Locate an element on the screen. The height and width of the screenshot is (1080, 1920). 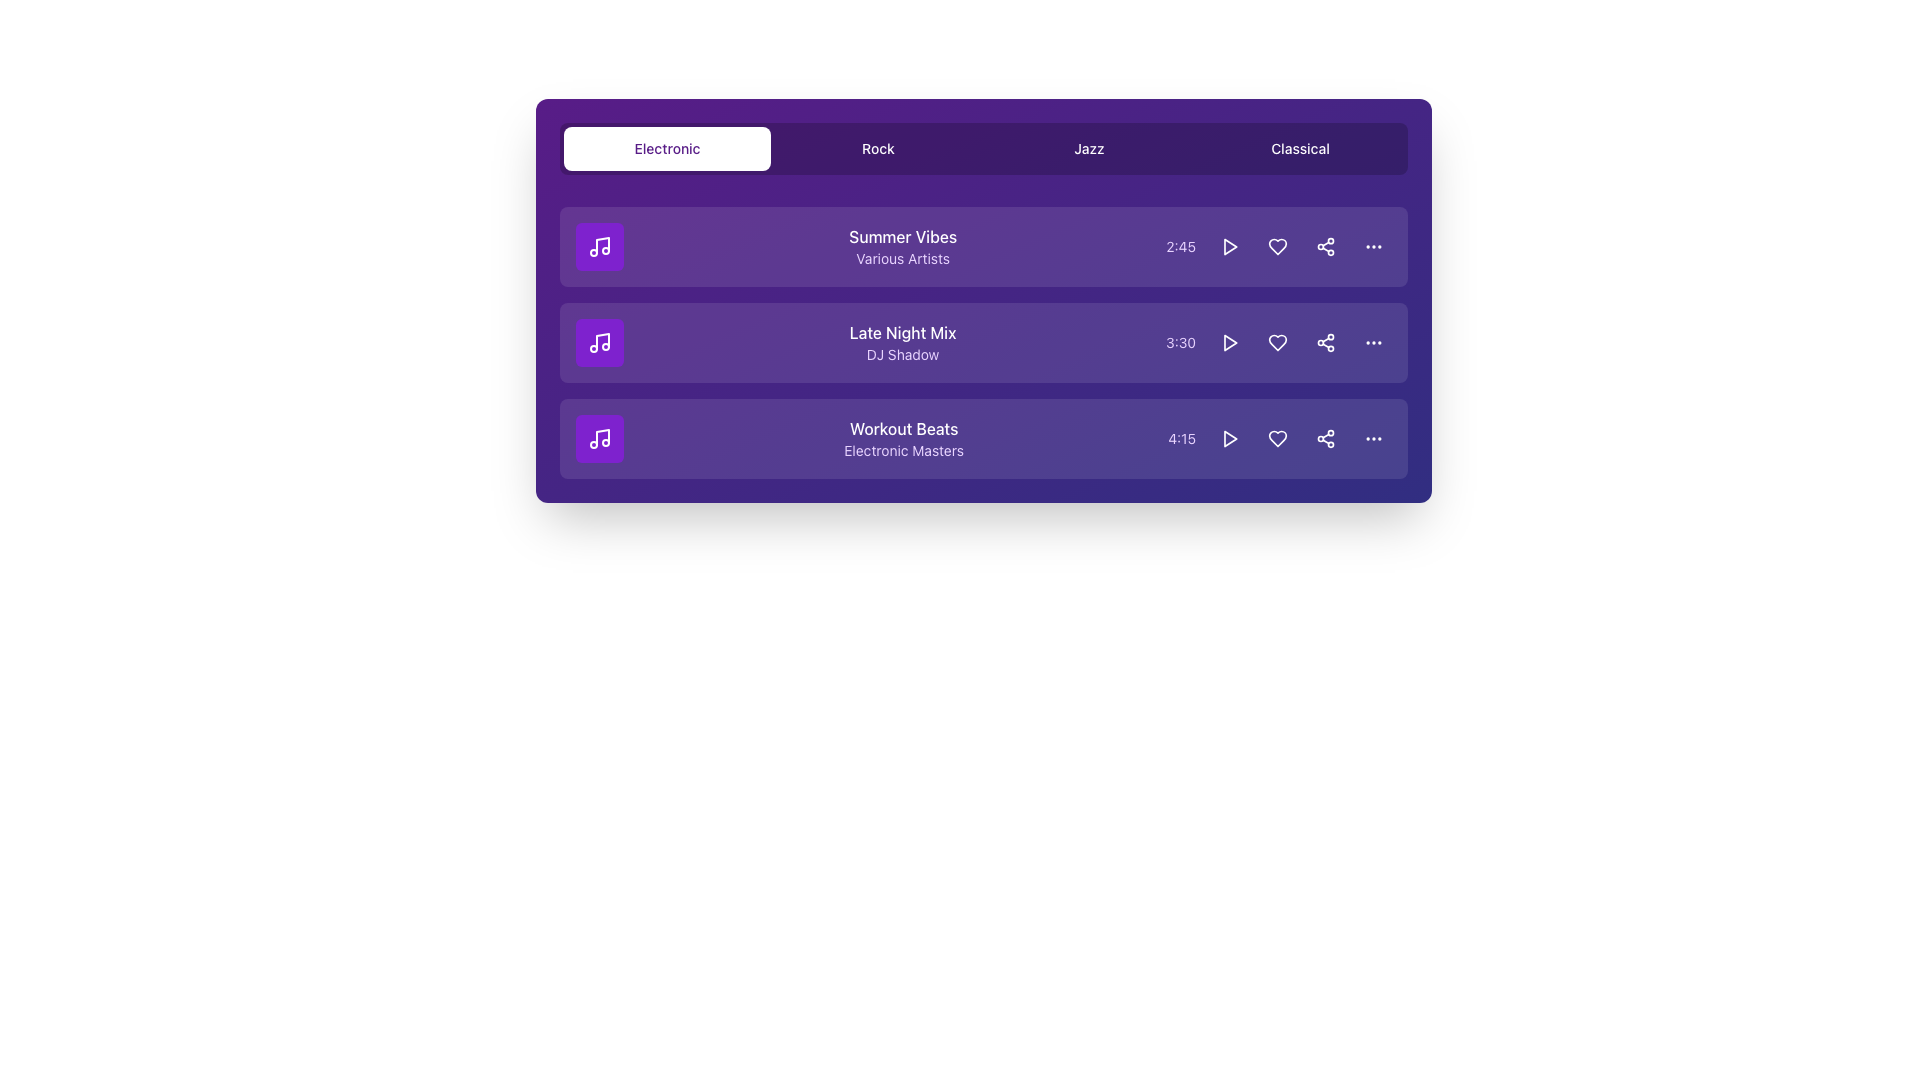
the triangular play icon styled in white, located on the right-hand side of the bottommost item in a vertical list of music tracks is located at coordinates (1229, 438).